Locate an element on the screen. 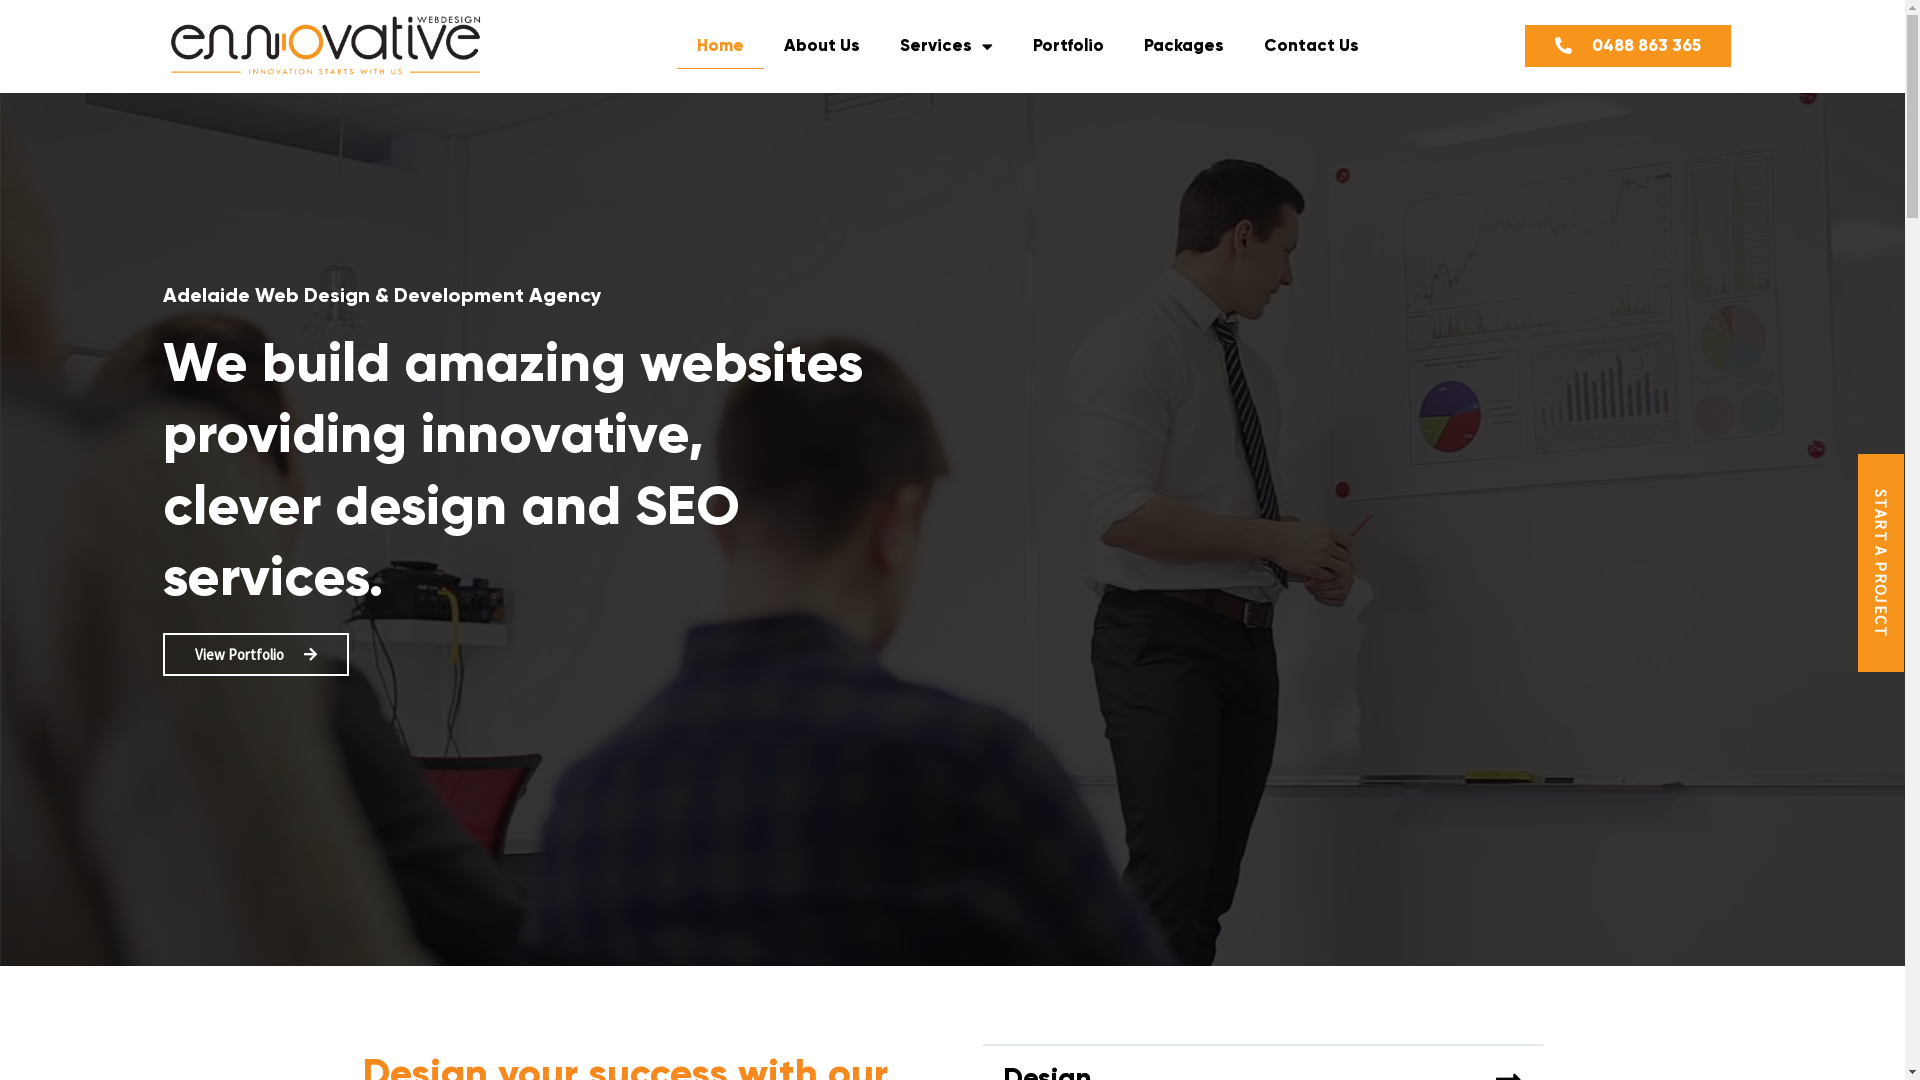 The width and height of the screenshot is (1920, 1080). '0488 863 365' is located at coordinates (1627, 45).